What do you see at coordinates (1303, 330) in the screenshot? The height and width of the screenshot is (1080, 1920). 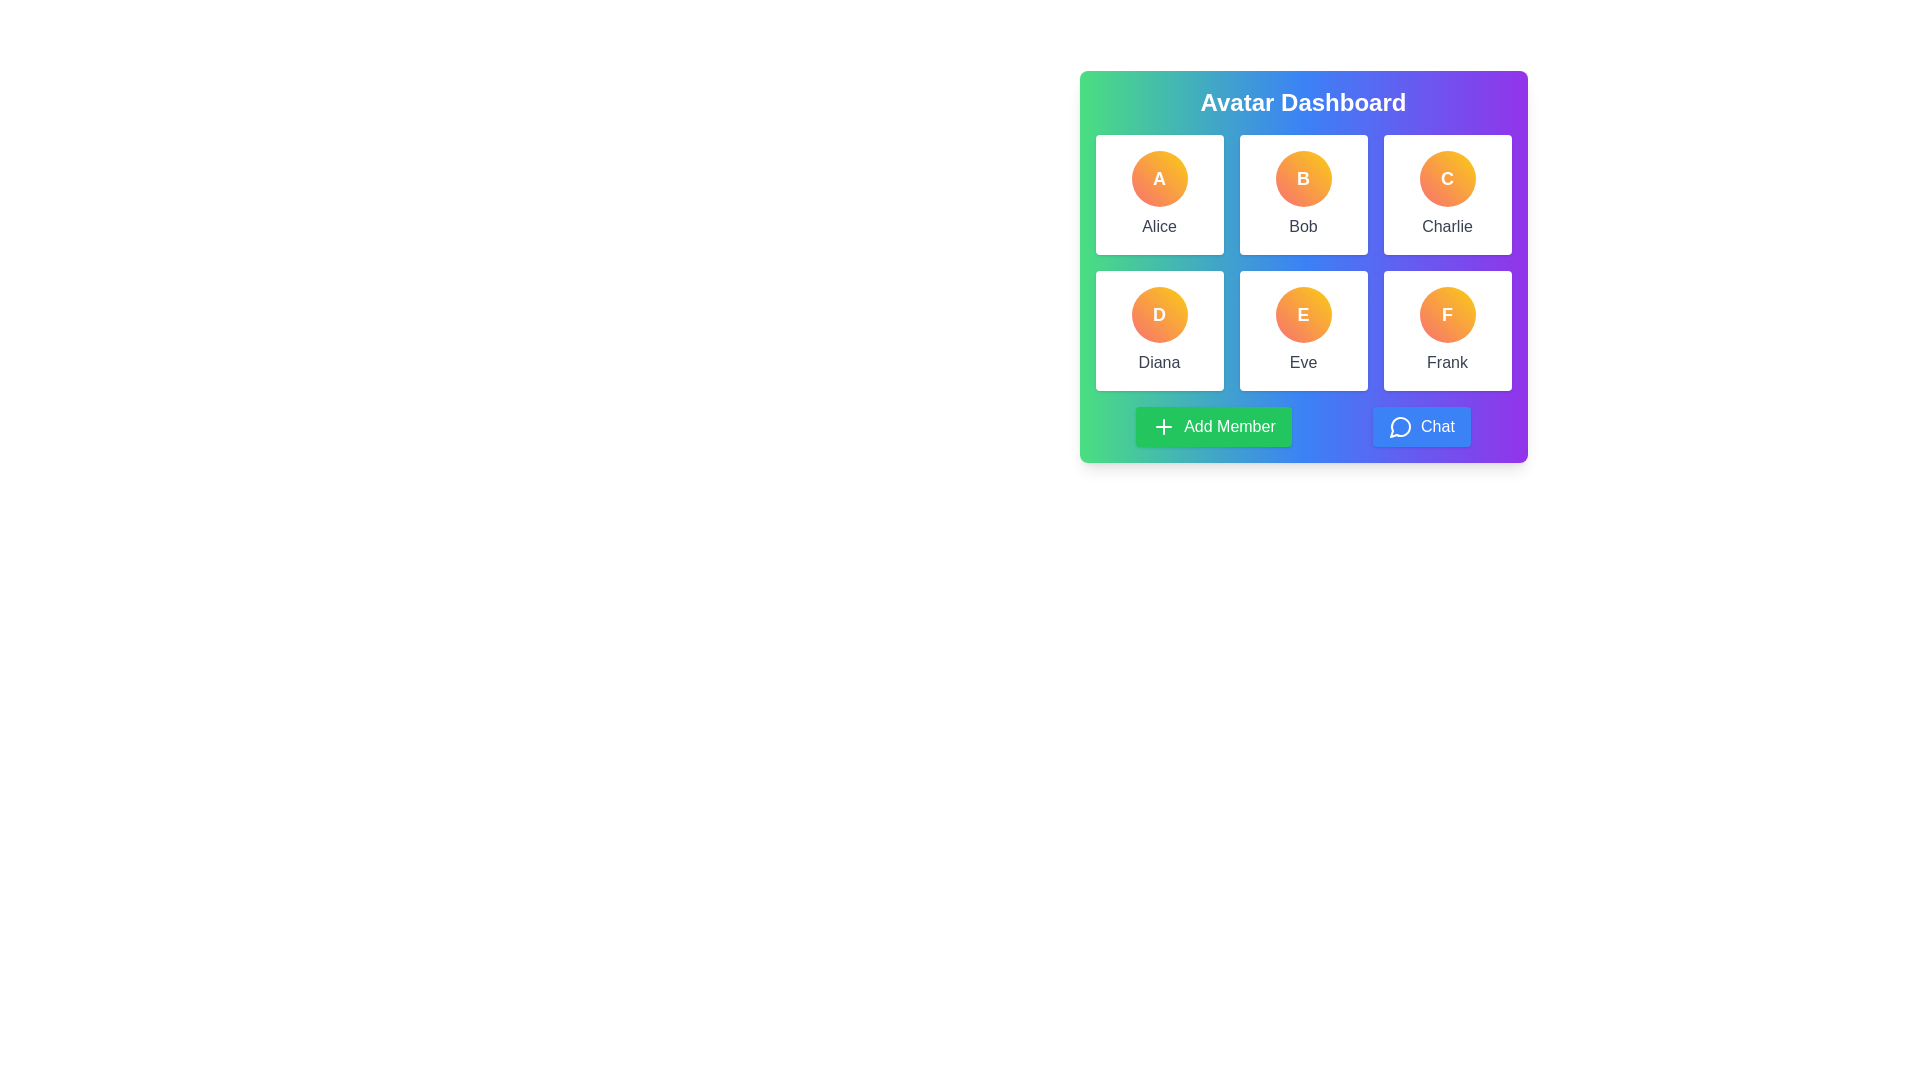 I see `to select the user profile card located in the second row and middle column of a 3x2 grid, positioned below 'Bob' and beside 'Diana' and 'Frank'` at bounding box center [1303, 330].